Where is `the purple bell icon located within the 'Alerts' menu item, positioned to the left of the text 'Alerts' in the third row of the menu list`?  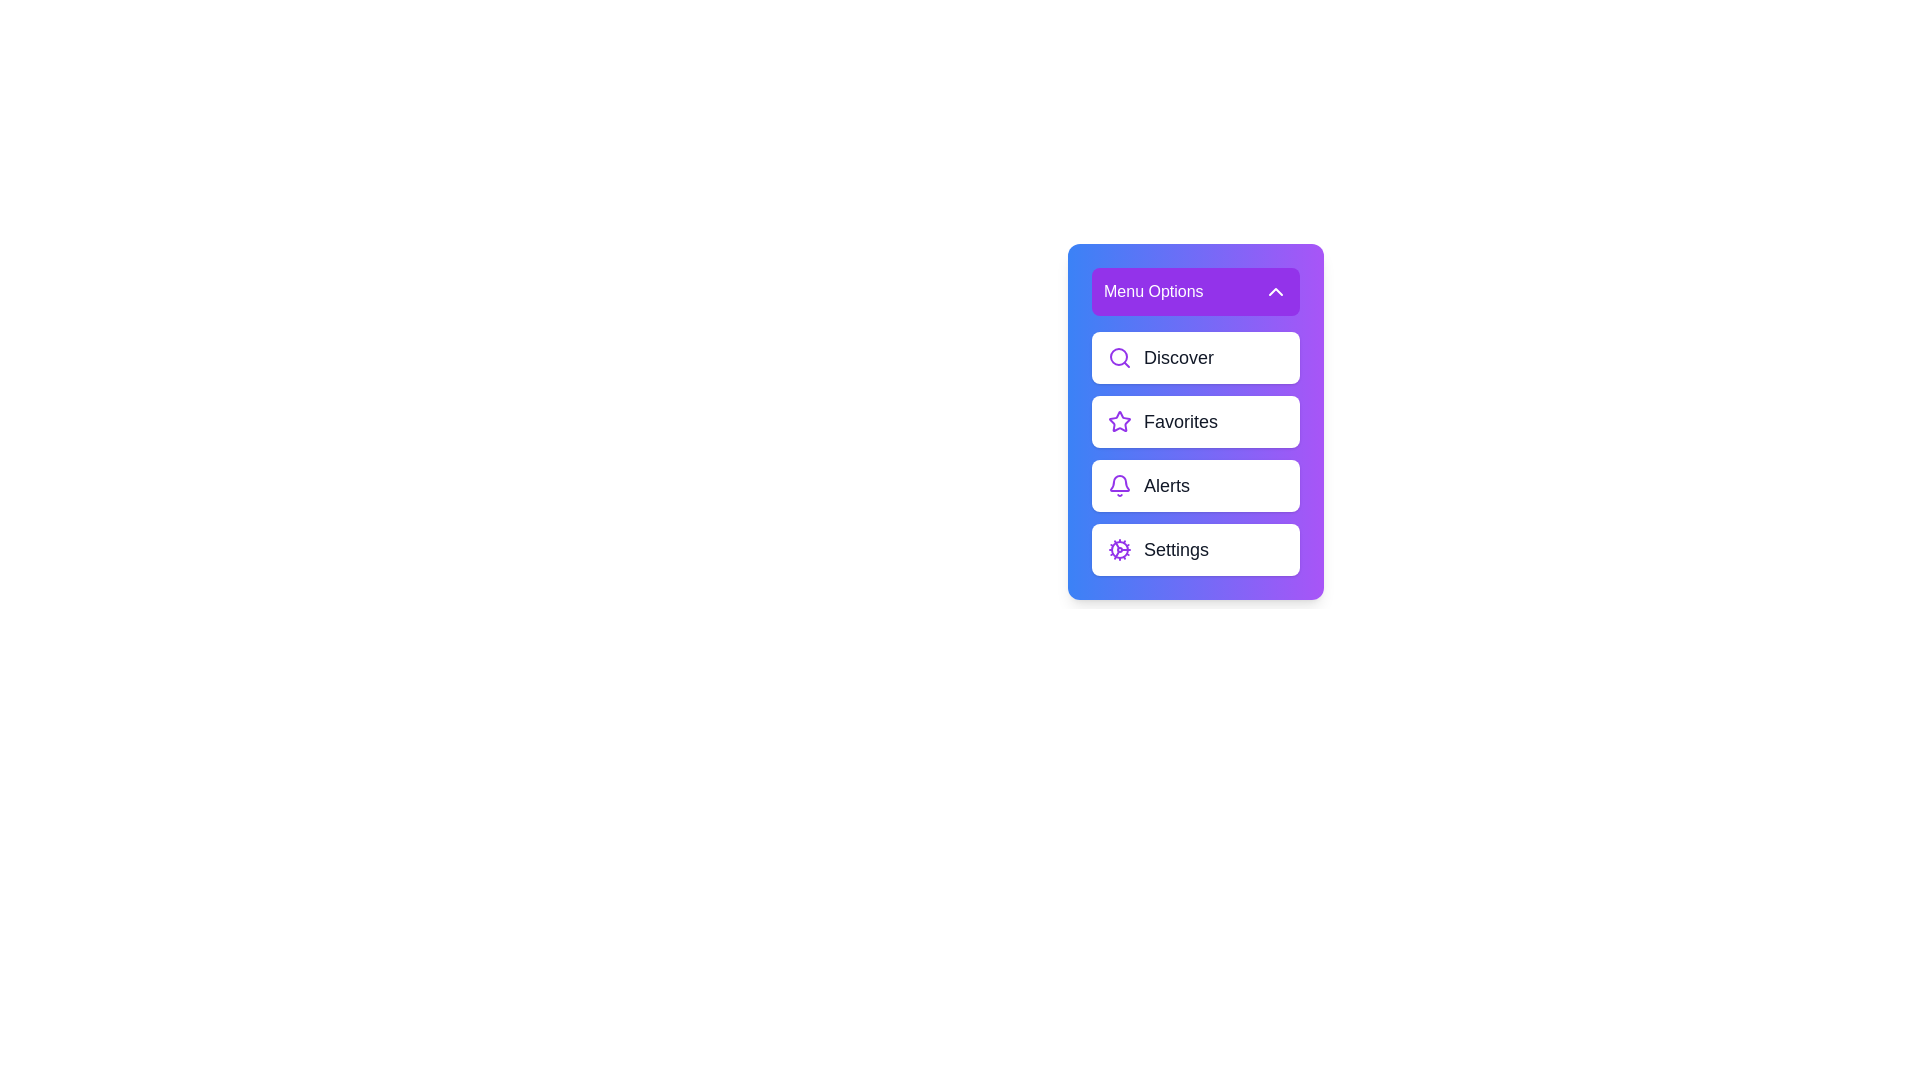 the purple bell icon located within the 'Alerts' menu item, positioned to the left of the text 'Alerts' in the third row of the menu list is located at coordinates (1118, 486).